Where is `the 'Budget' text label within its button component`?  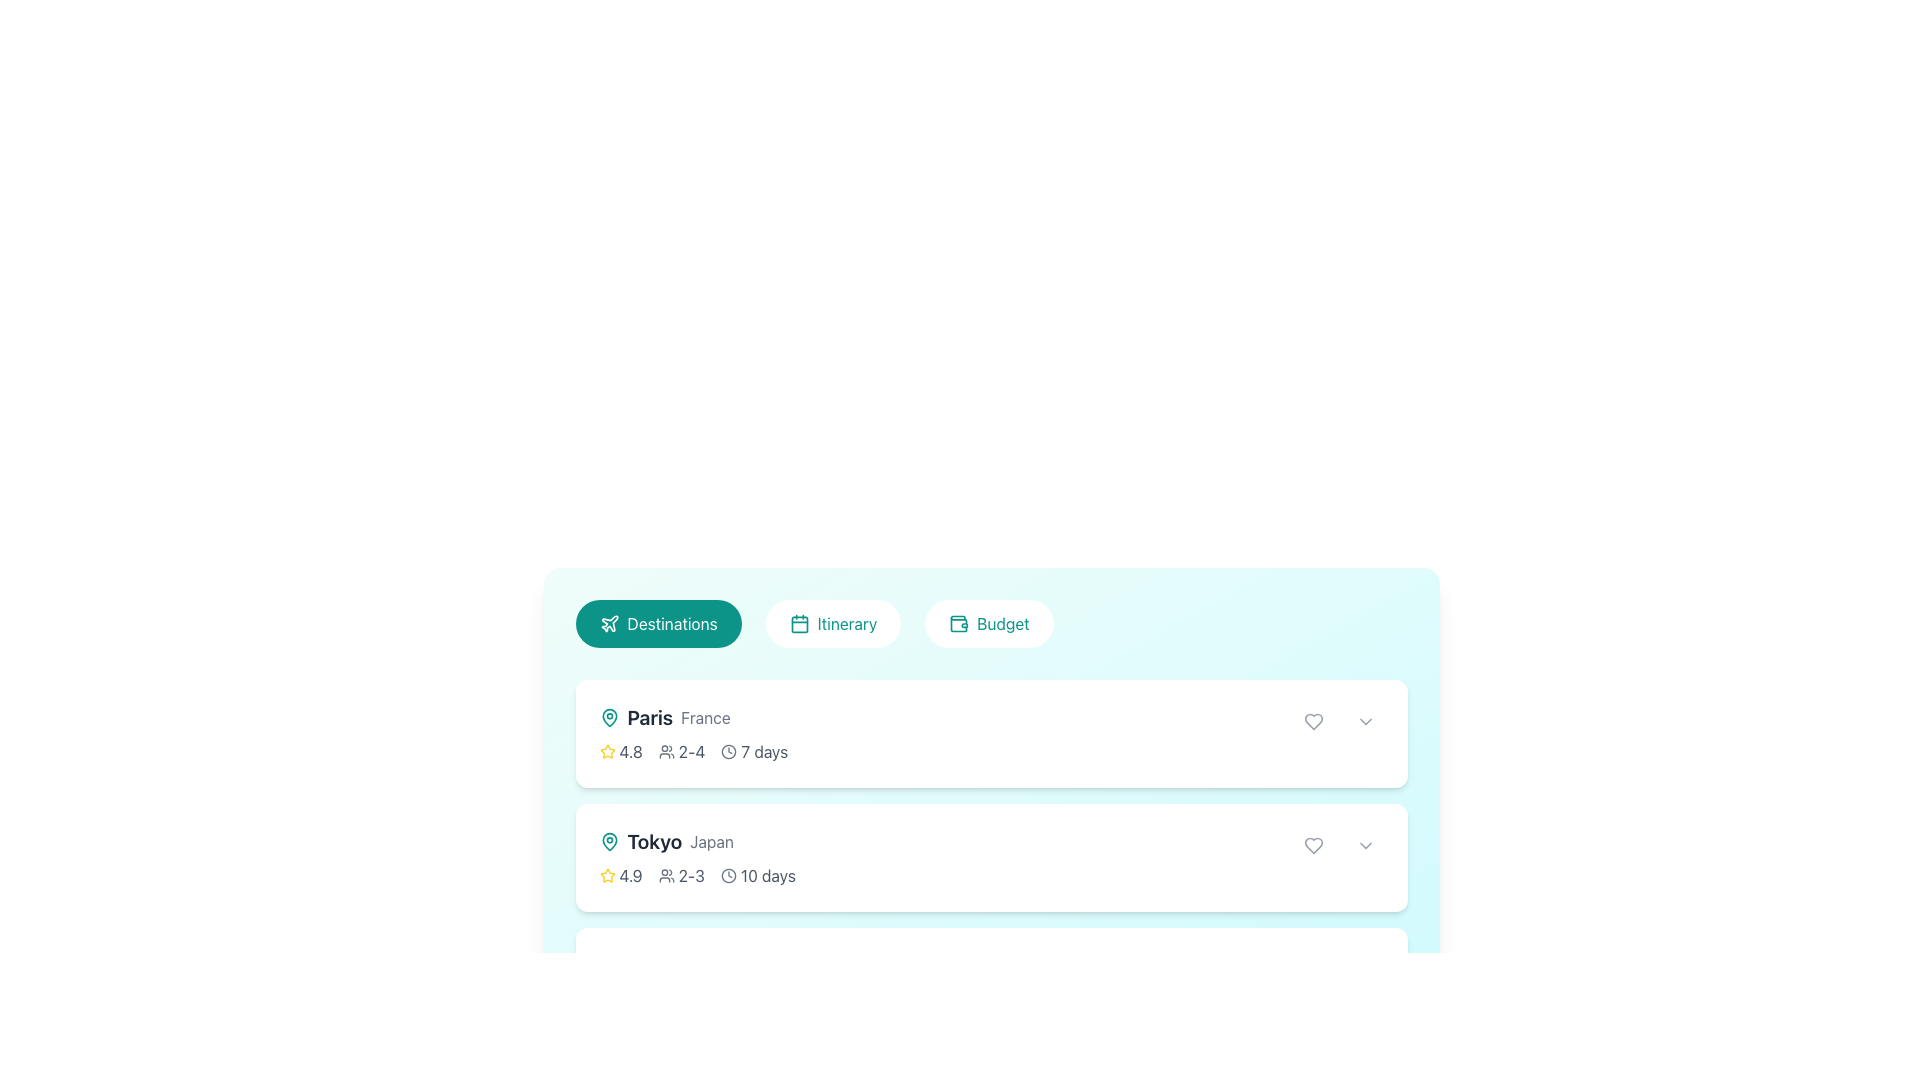 the 'Budget' text label within its button component is located at coordinates (1003, 623).